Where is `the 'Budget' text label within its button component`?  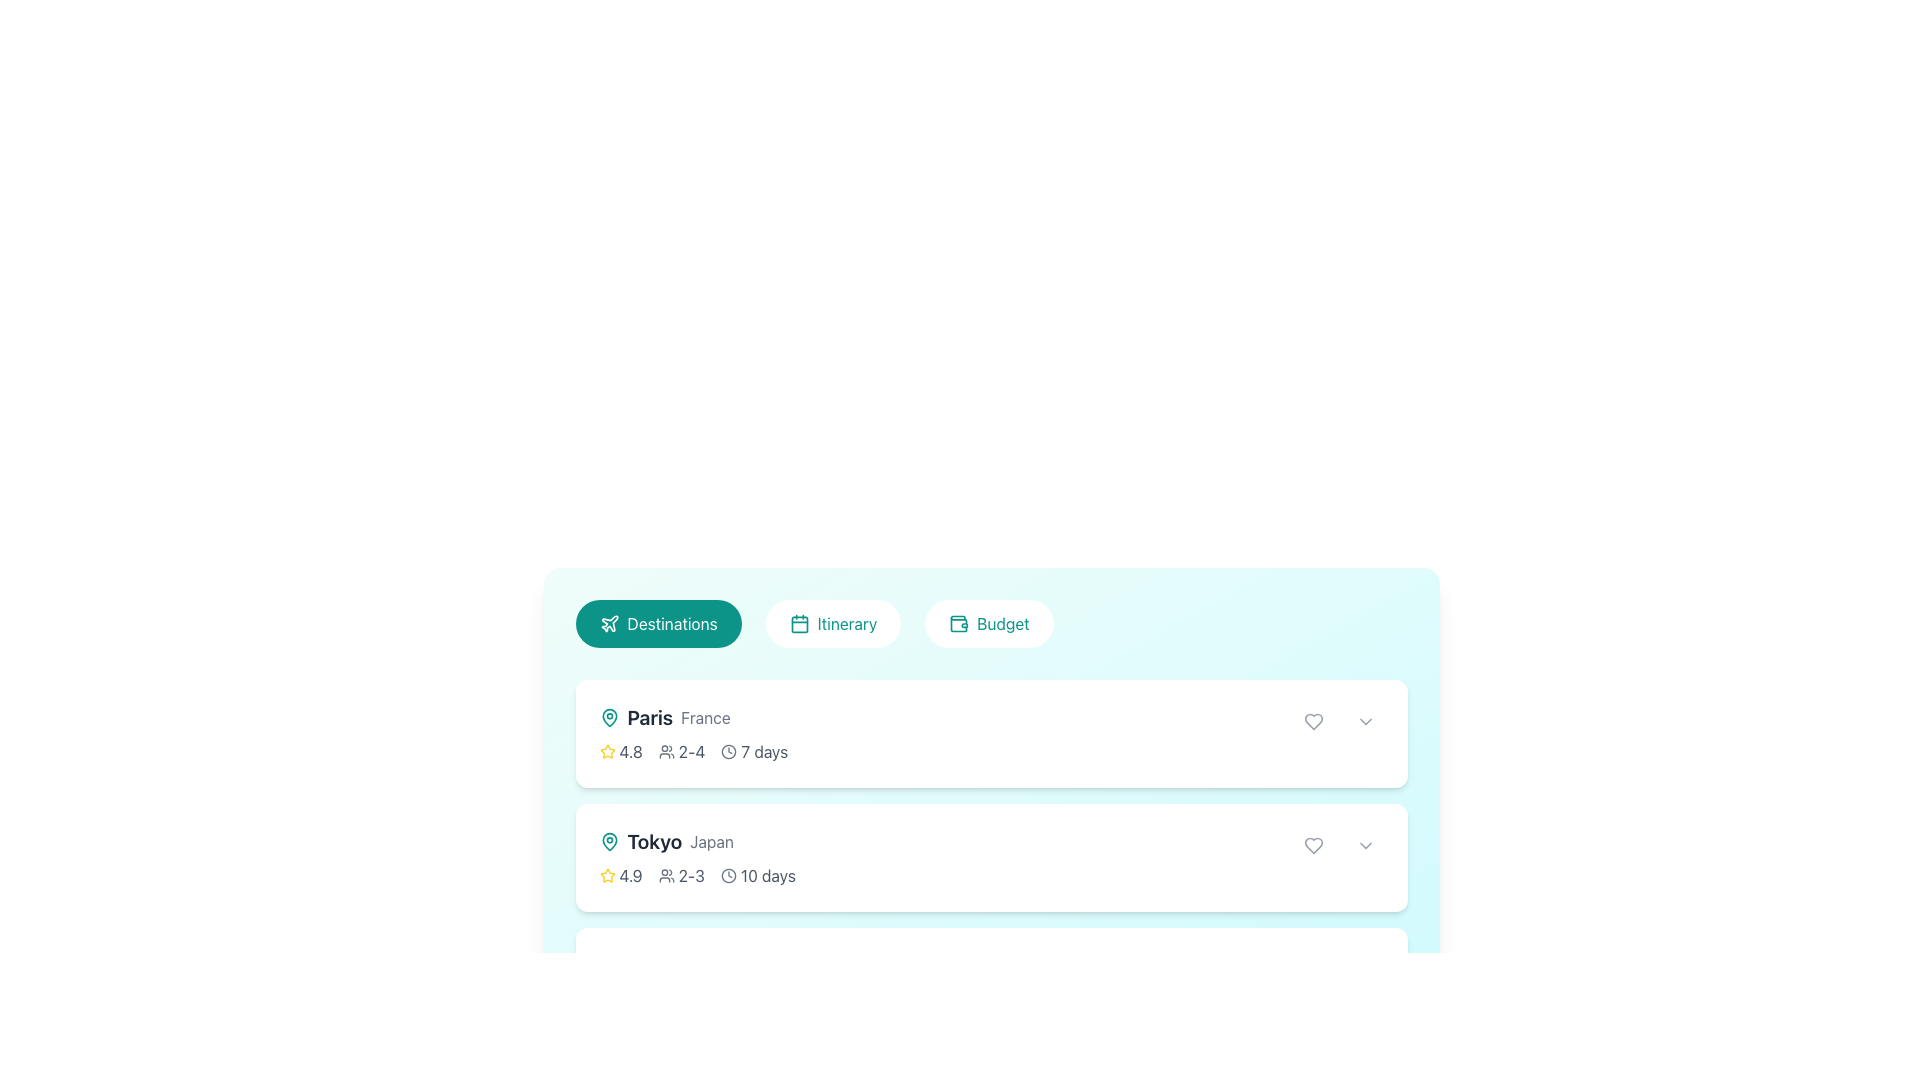 the 'Budget' text label within its button component is located at coordinates (1003, 623).